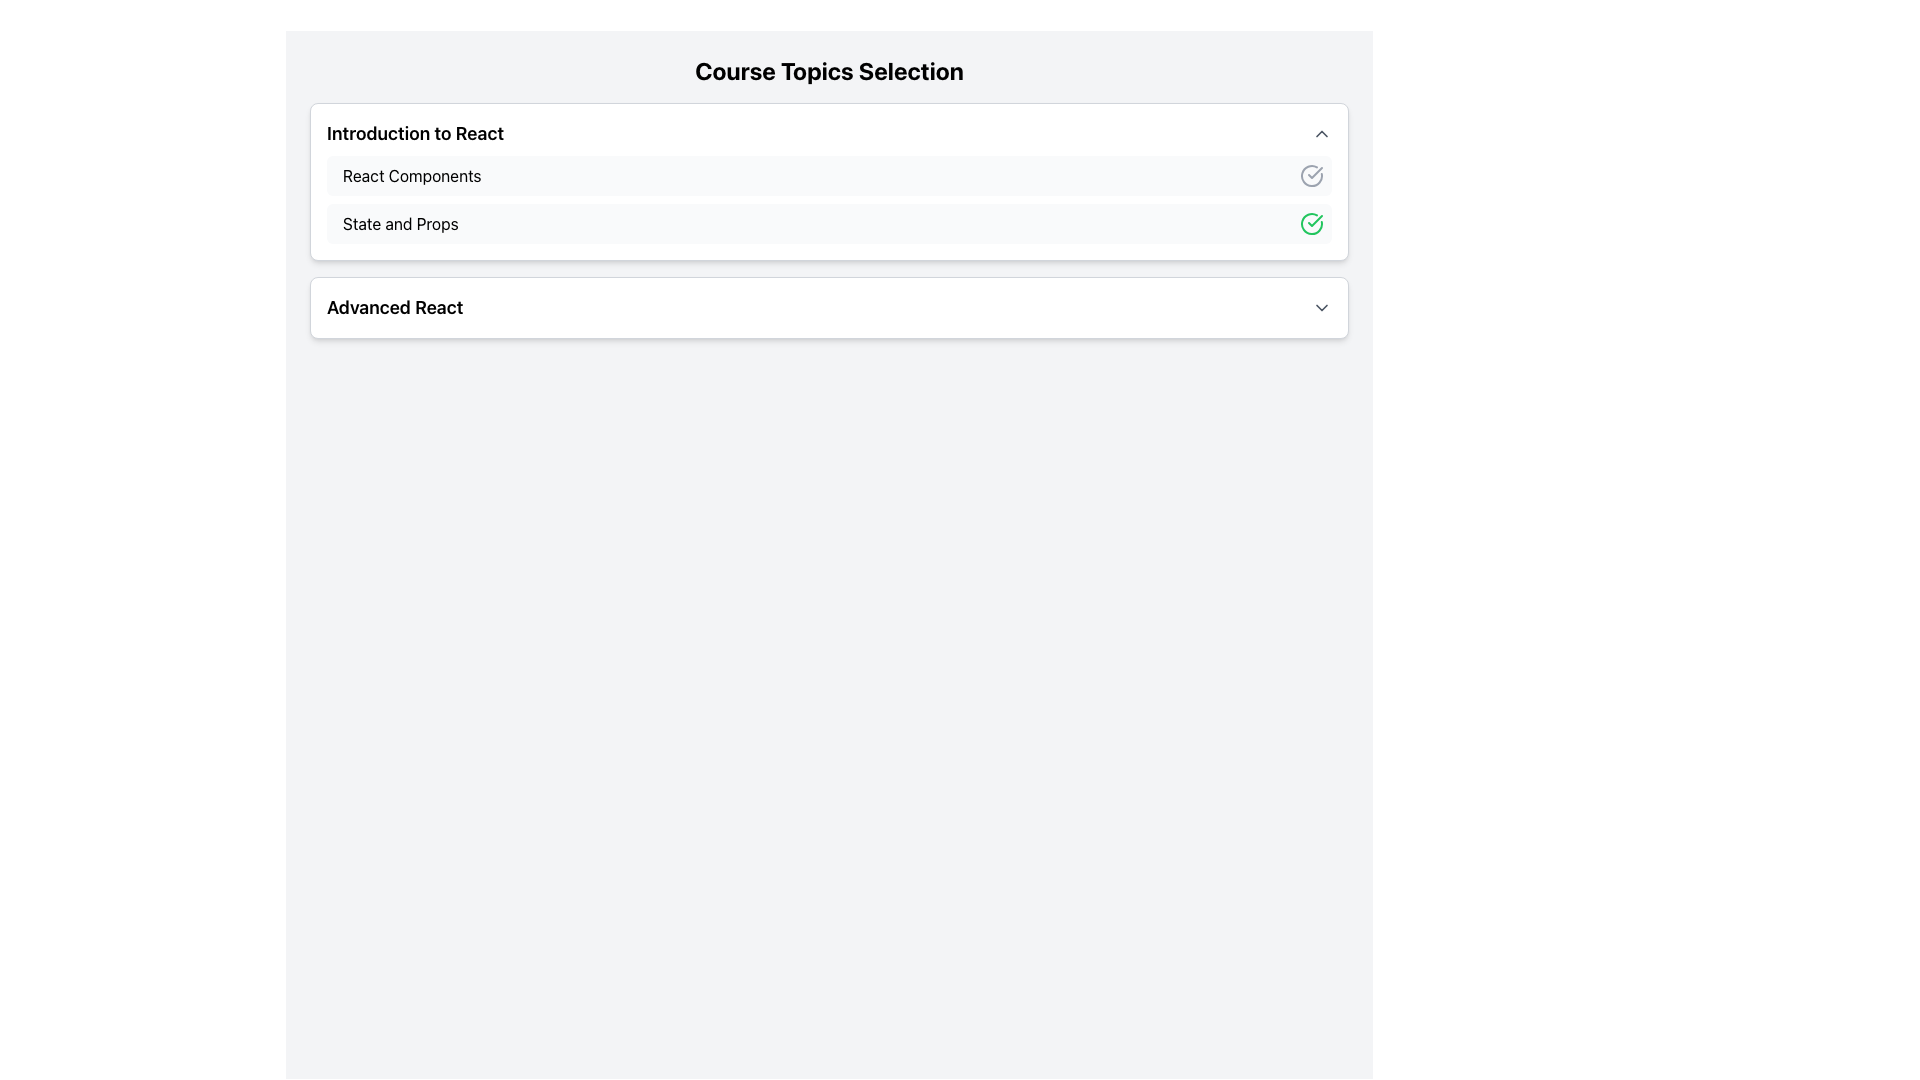 This screenshot has width=1920, height=1080. I want to click on the circular checkmark icon with a gray outlined checkmark, located on the right side of the 'React Components' list item, so click(1311, 175).